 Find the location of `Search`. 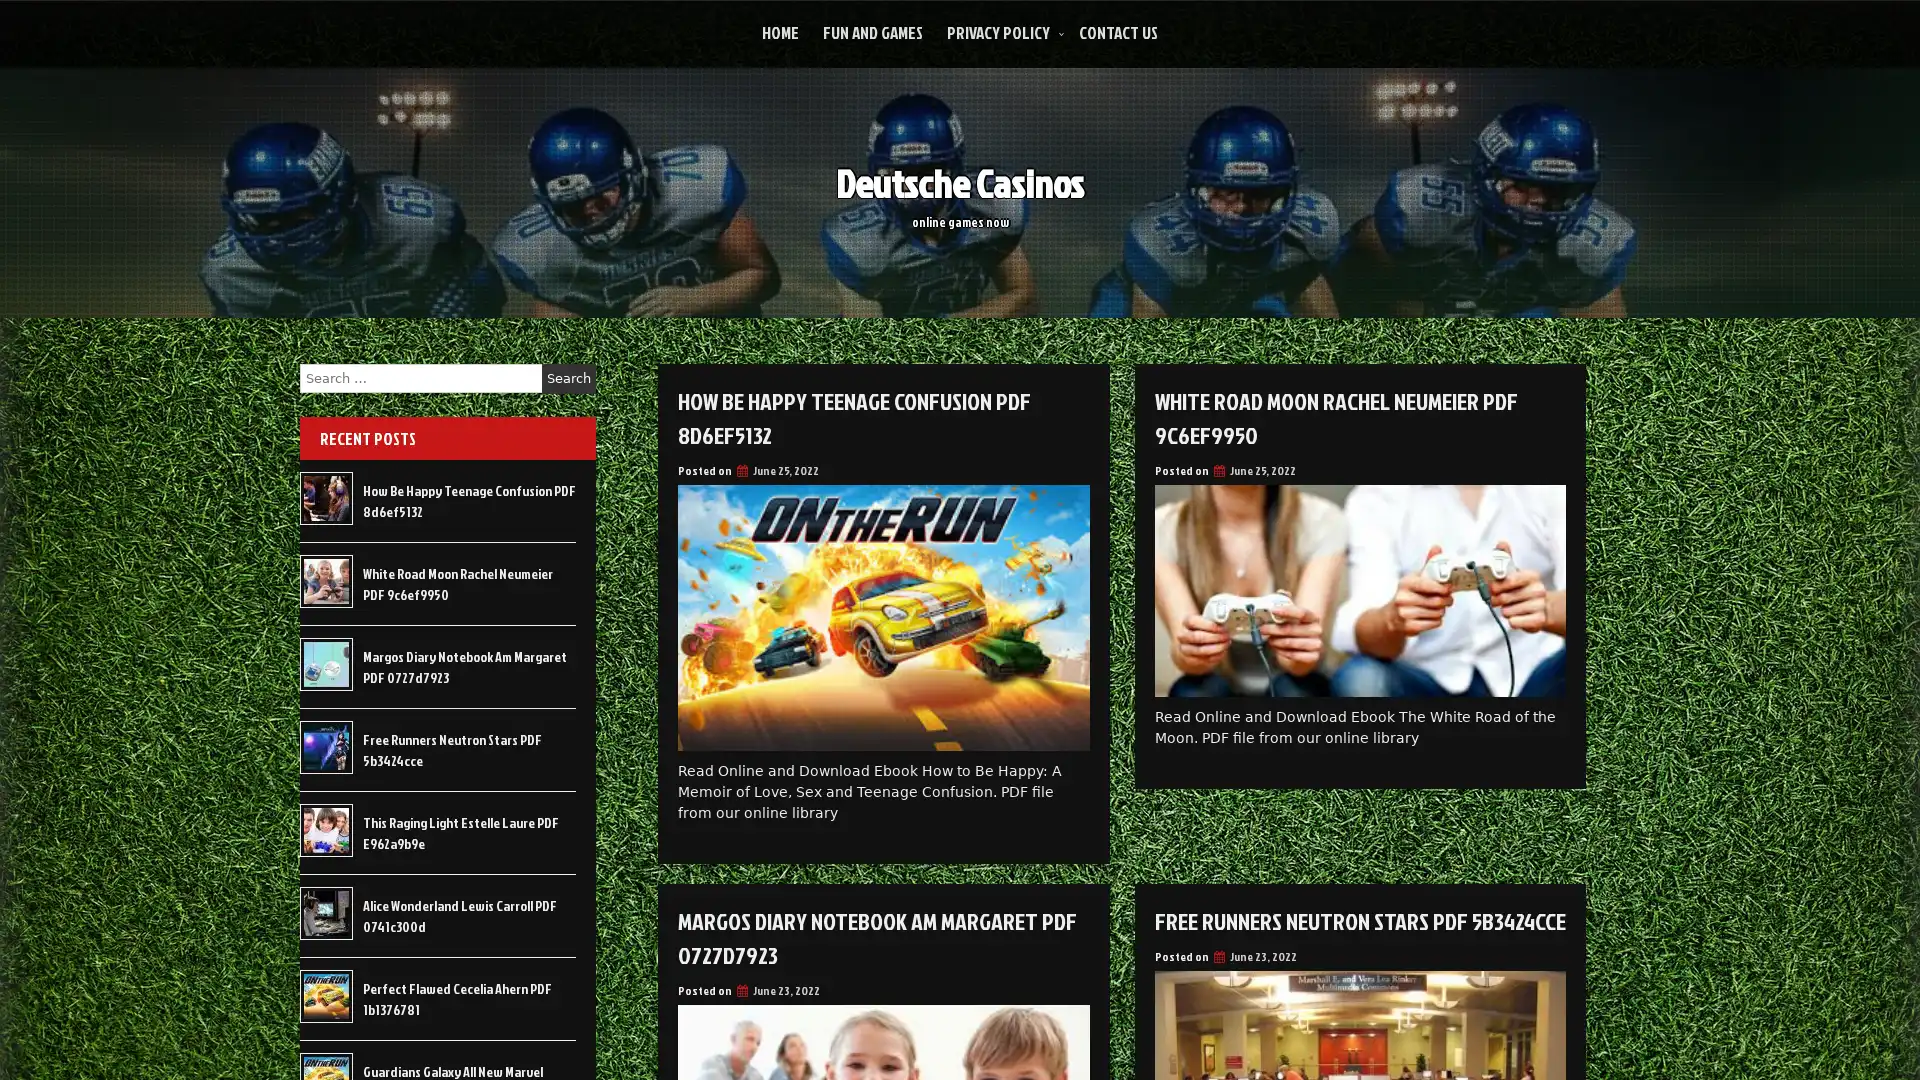

Search is located at coordinates (568, 378).